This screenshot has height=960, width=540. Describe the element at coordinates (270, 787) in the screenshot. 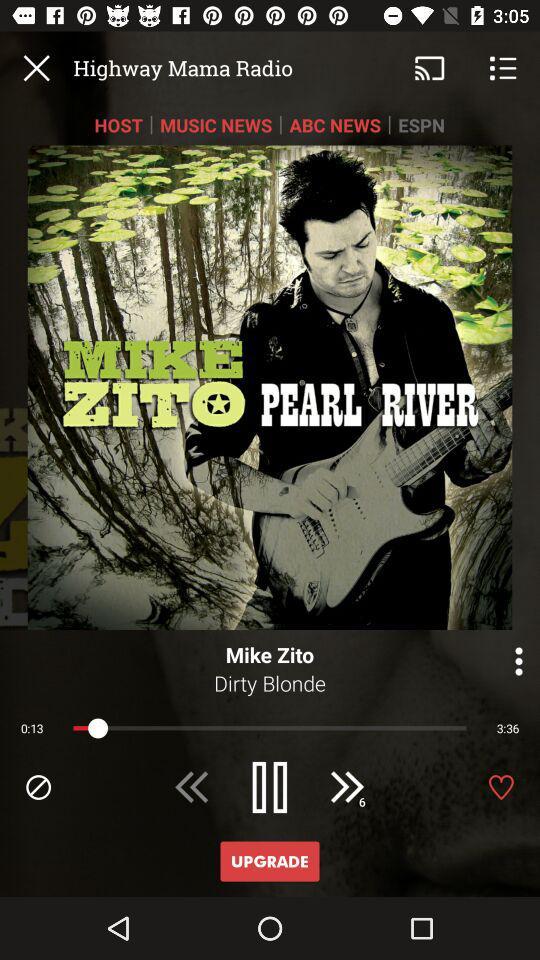

I see `the pause icon` at that location.